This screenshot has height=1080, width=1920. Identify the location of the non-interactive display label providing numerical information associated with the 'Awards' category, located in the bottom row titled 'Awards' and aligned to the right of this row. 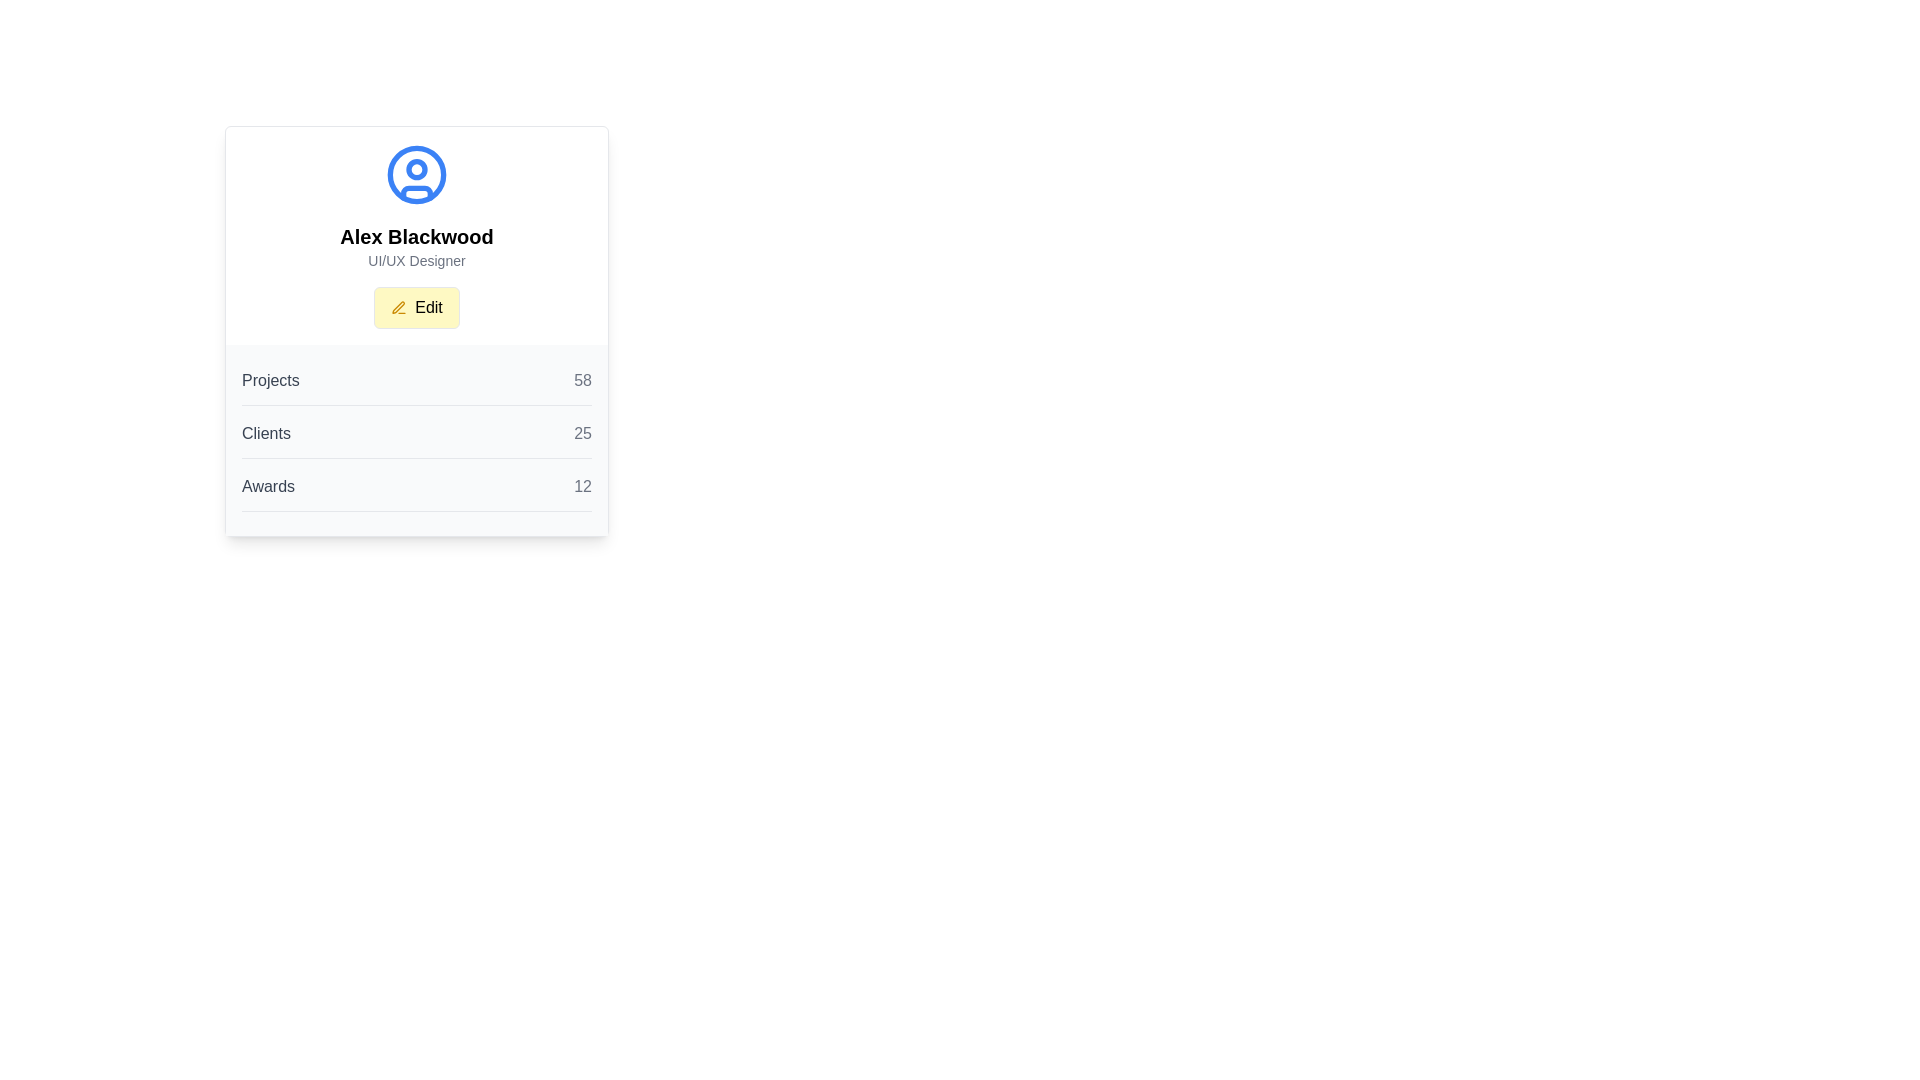
(582, 486).